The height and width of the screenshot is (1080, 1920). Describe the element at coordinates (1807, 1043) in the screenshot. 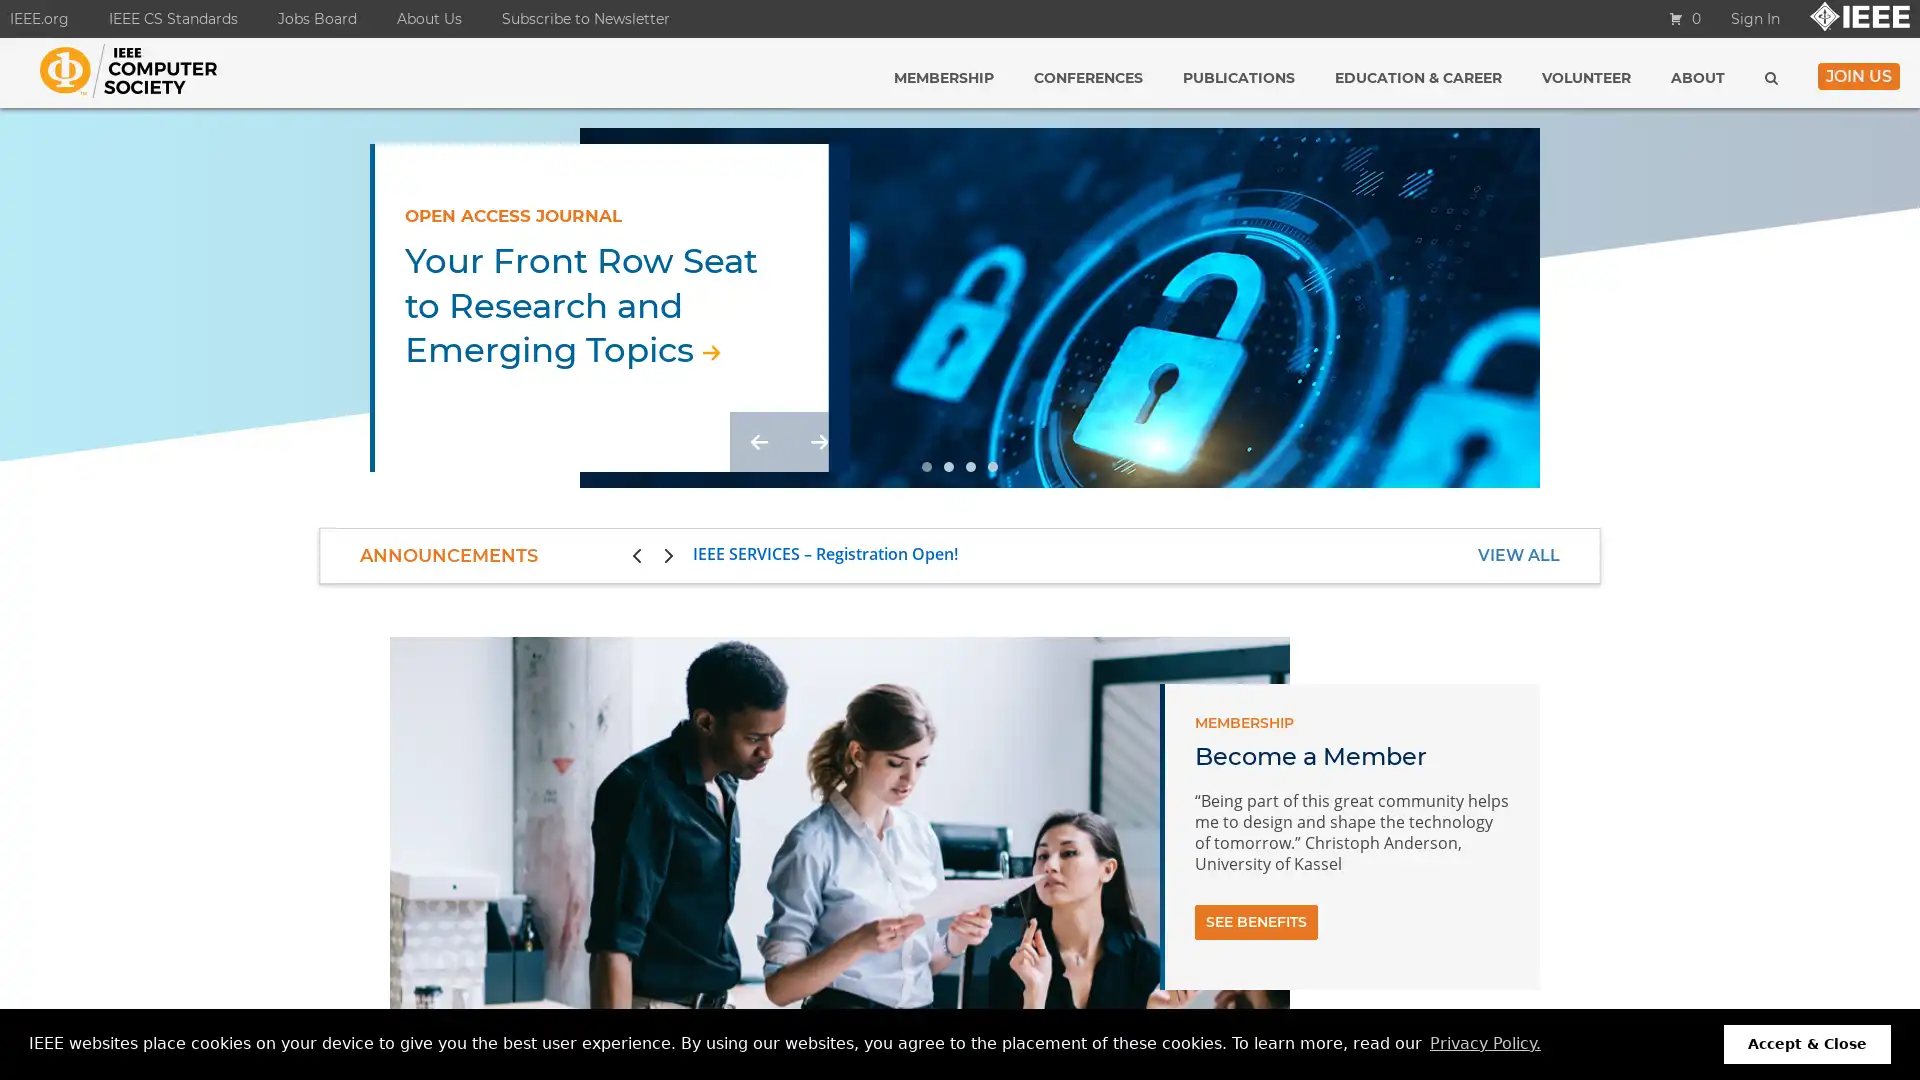

I see `dismiss cookie message` at that location.